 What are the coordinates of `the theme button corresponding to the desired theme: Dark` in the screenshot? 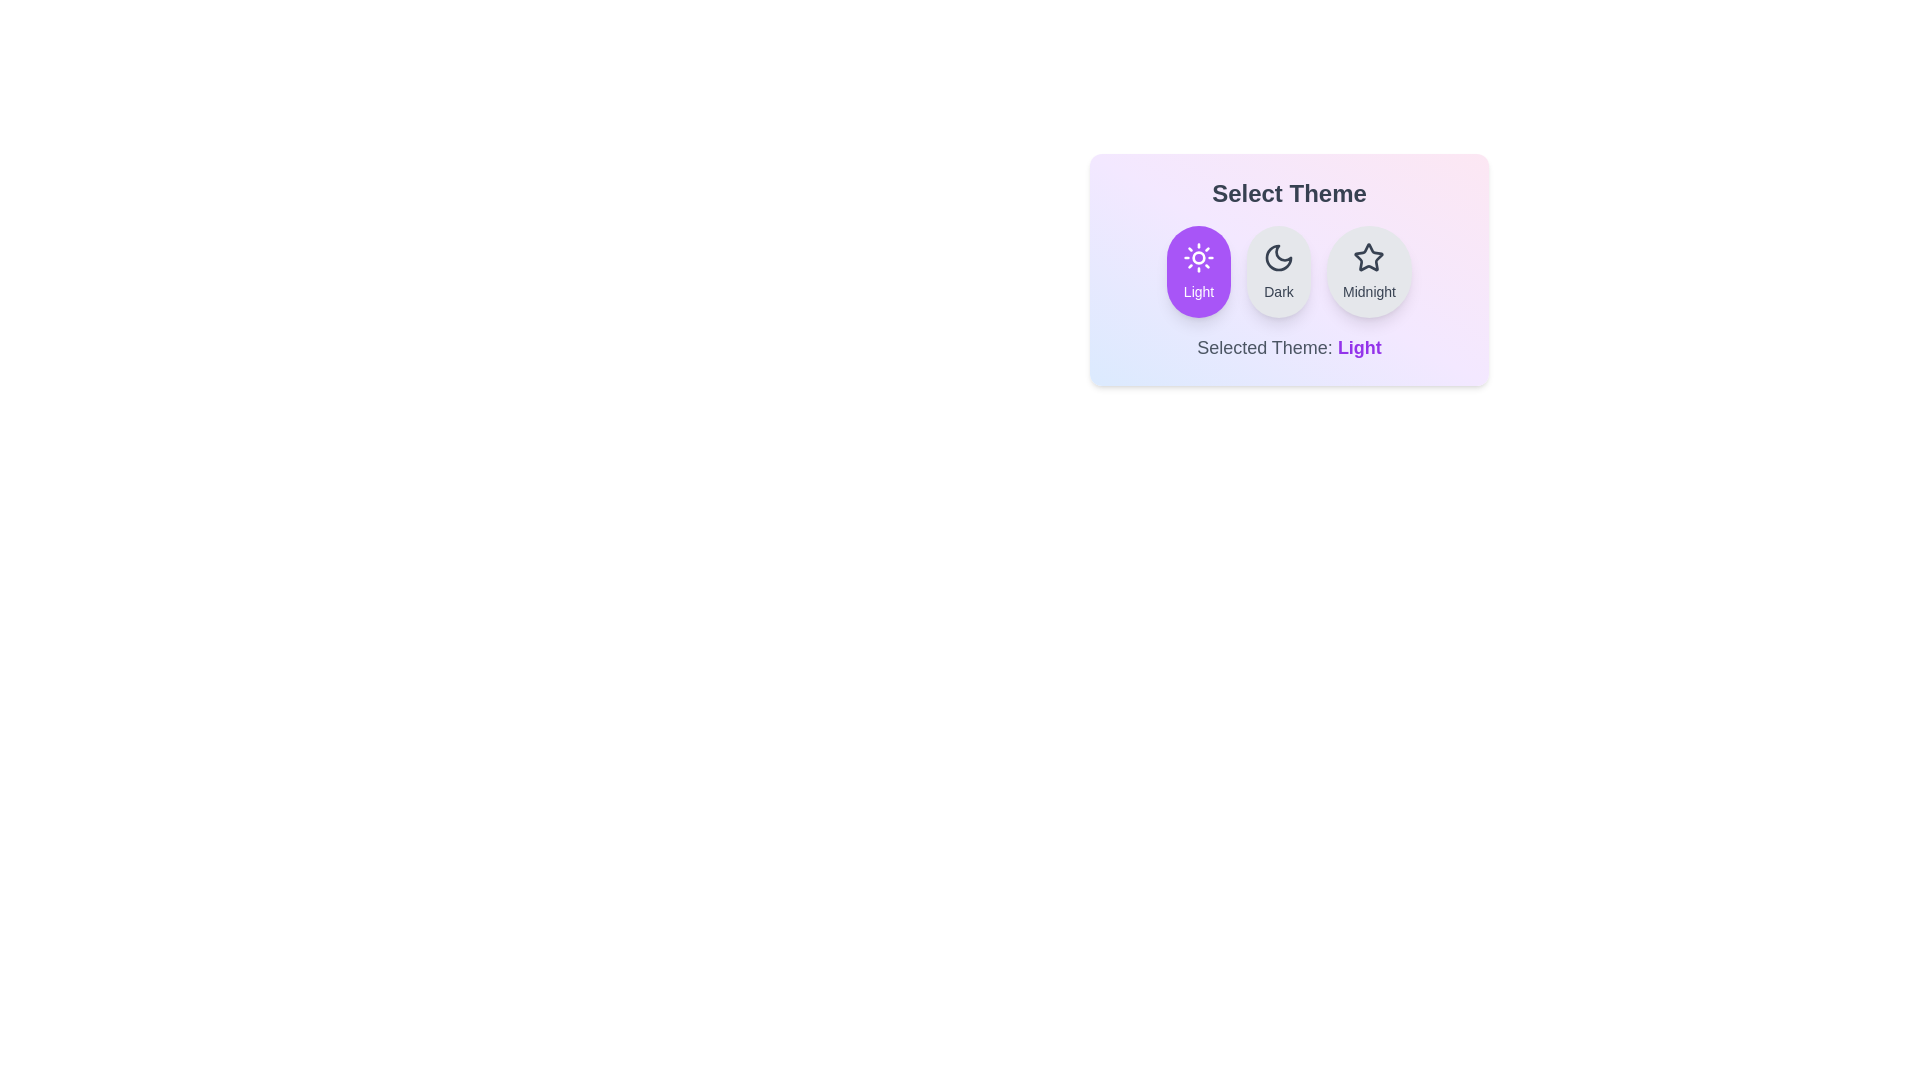 It's located at (1278, 272).